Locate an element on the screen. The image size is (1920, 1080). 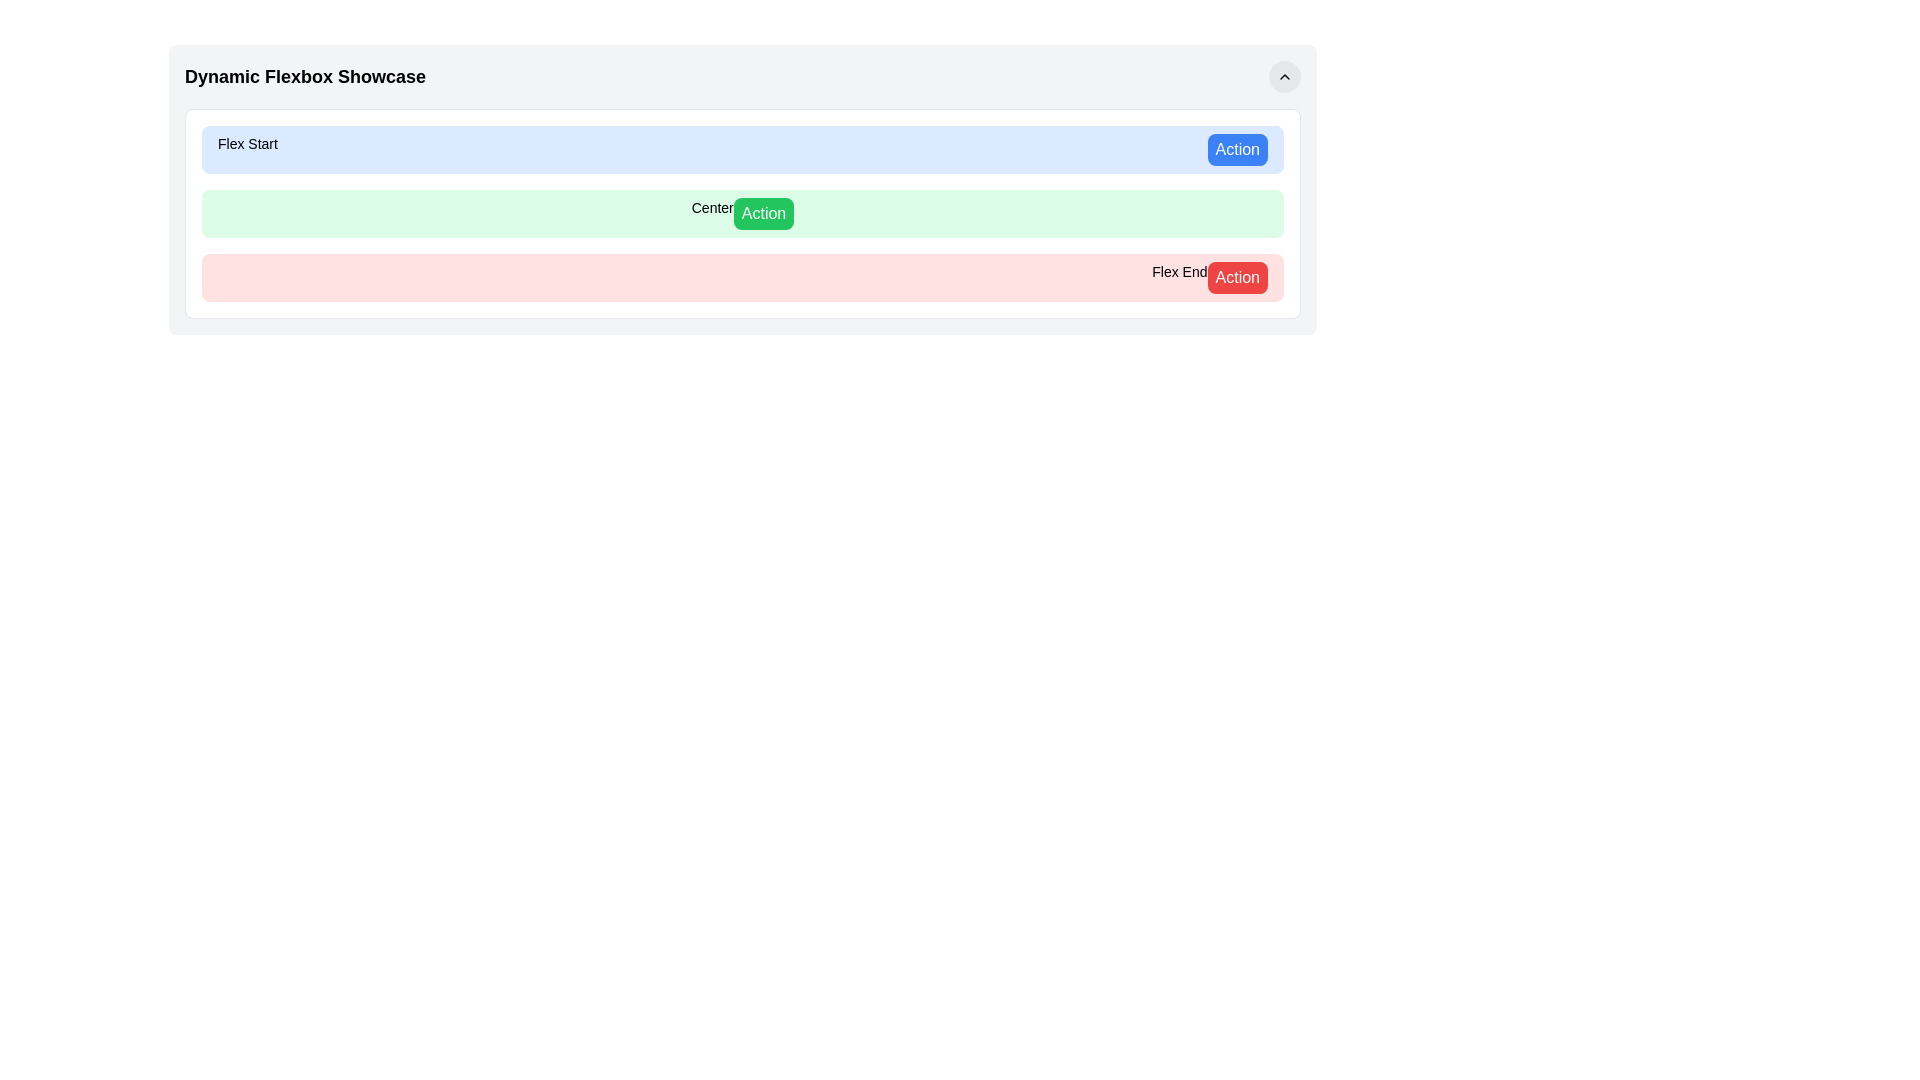
the button located immediately to the right of the text 'Center' within the second flexbox section is located at coordinates (762, 213).